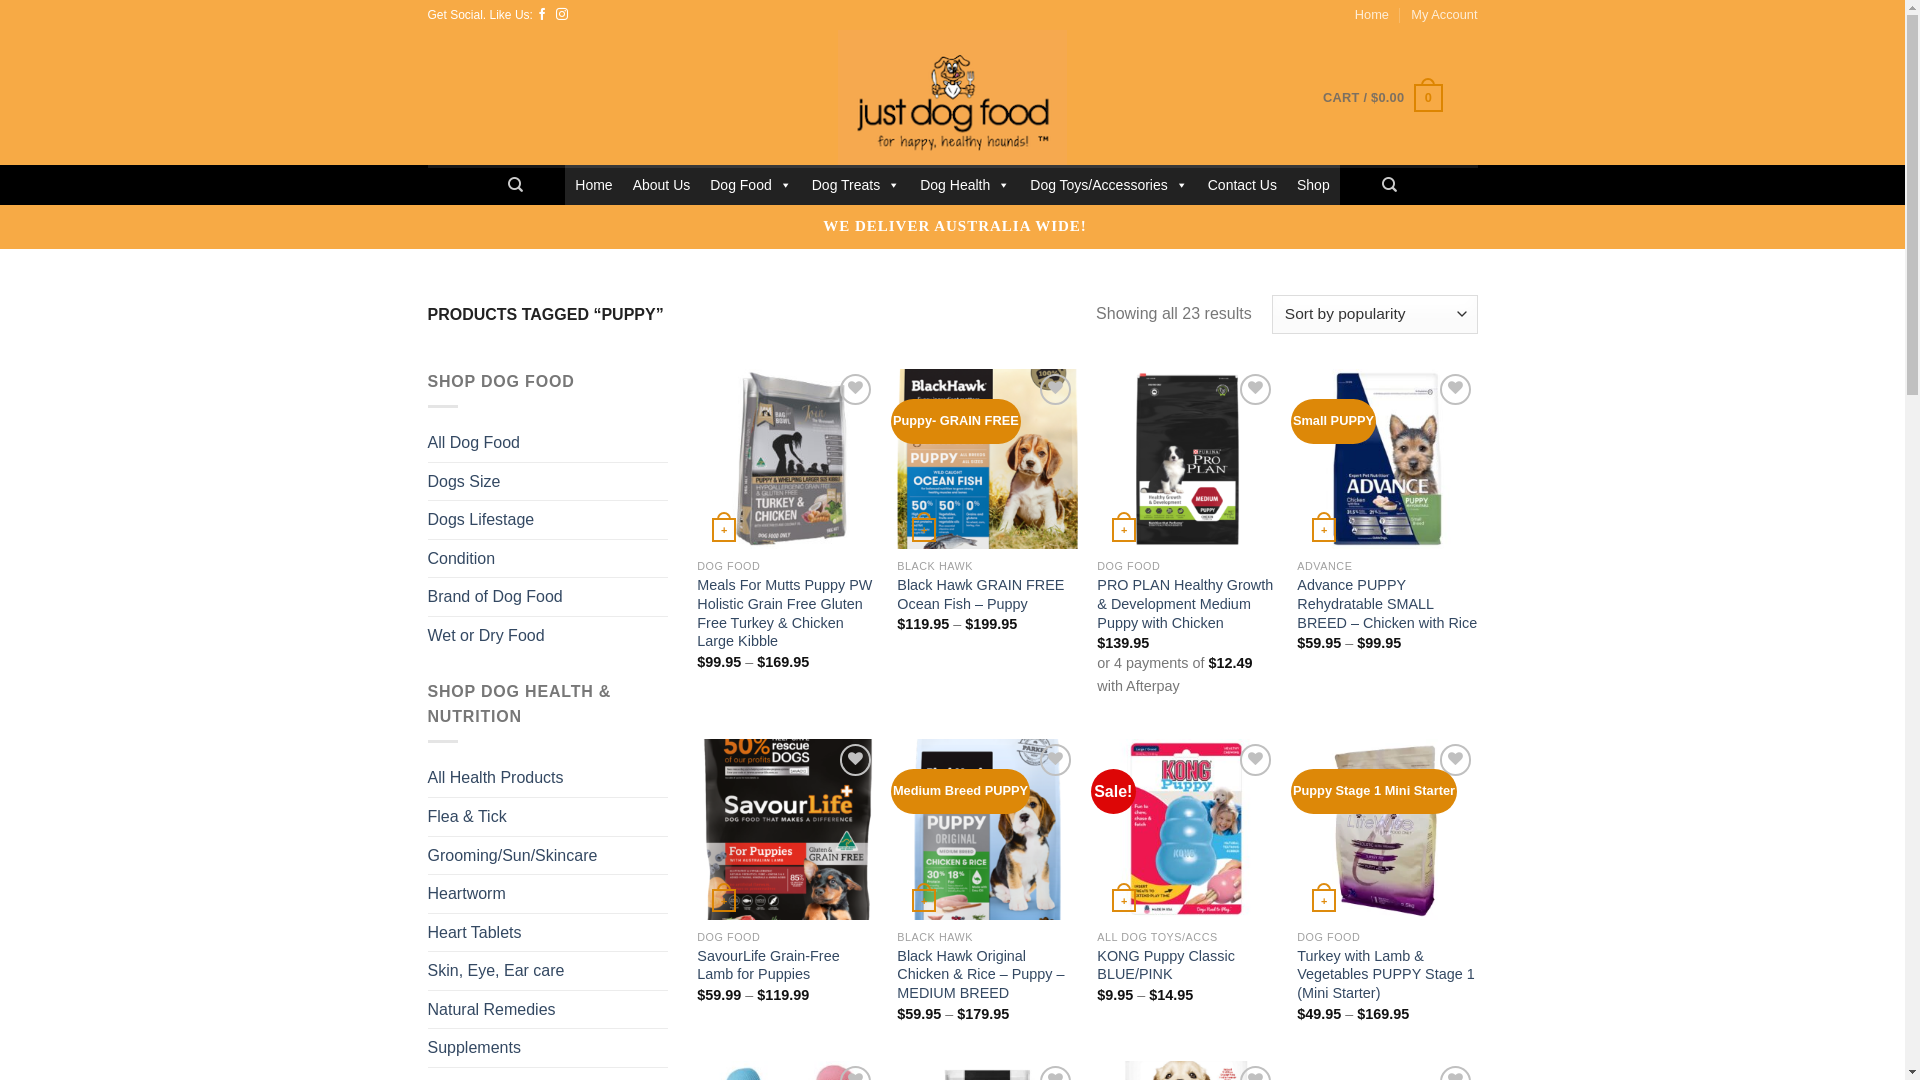 Image resolution: width=1920 pixels, height=1080 pixels. What do you see at coordinates (1186, 964) in the screenshot?
I see `'KONG Puppy Classic BLUE/PINK'` at bounding box center [1186, 964].